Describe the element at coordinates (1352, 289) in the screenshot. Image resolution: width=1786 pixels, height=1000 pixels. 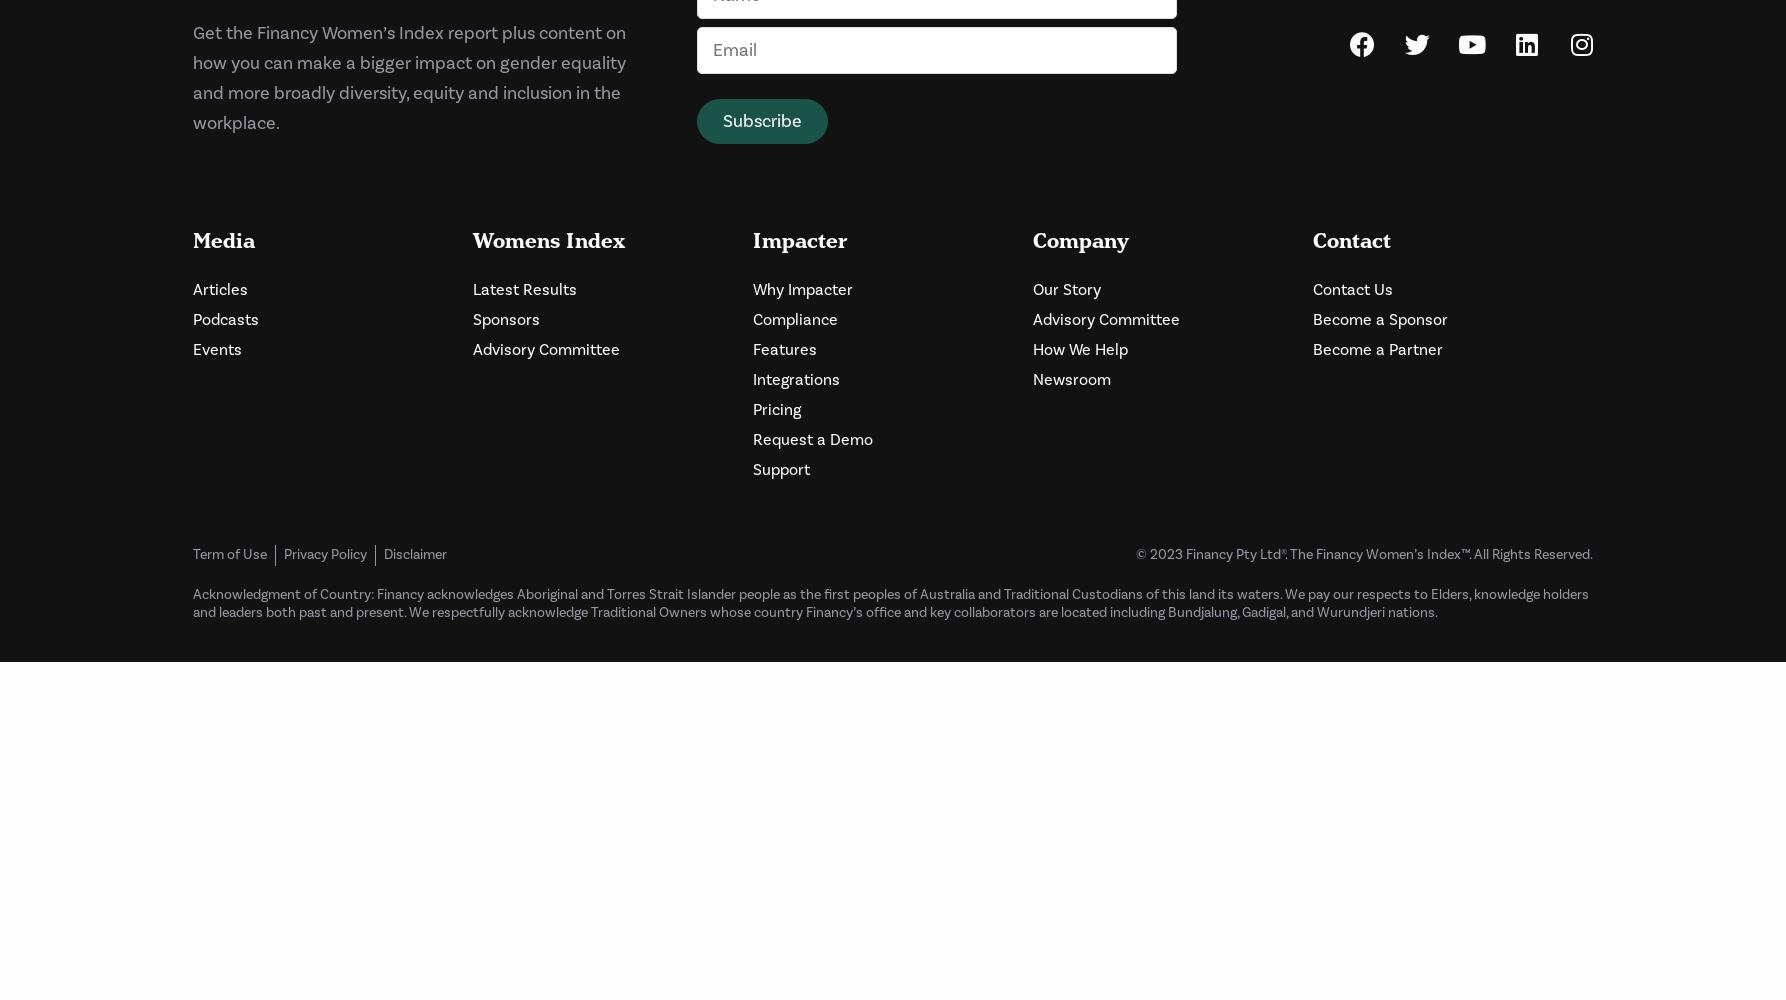
I see `'Contact Us'` at that location.